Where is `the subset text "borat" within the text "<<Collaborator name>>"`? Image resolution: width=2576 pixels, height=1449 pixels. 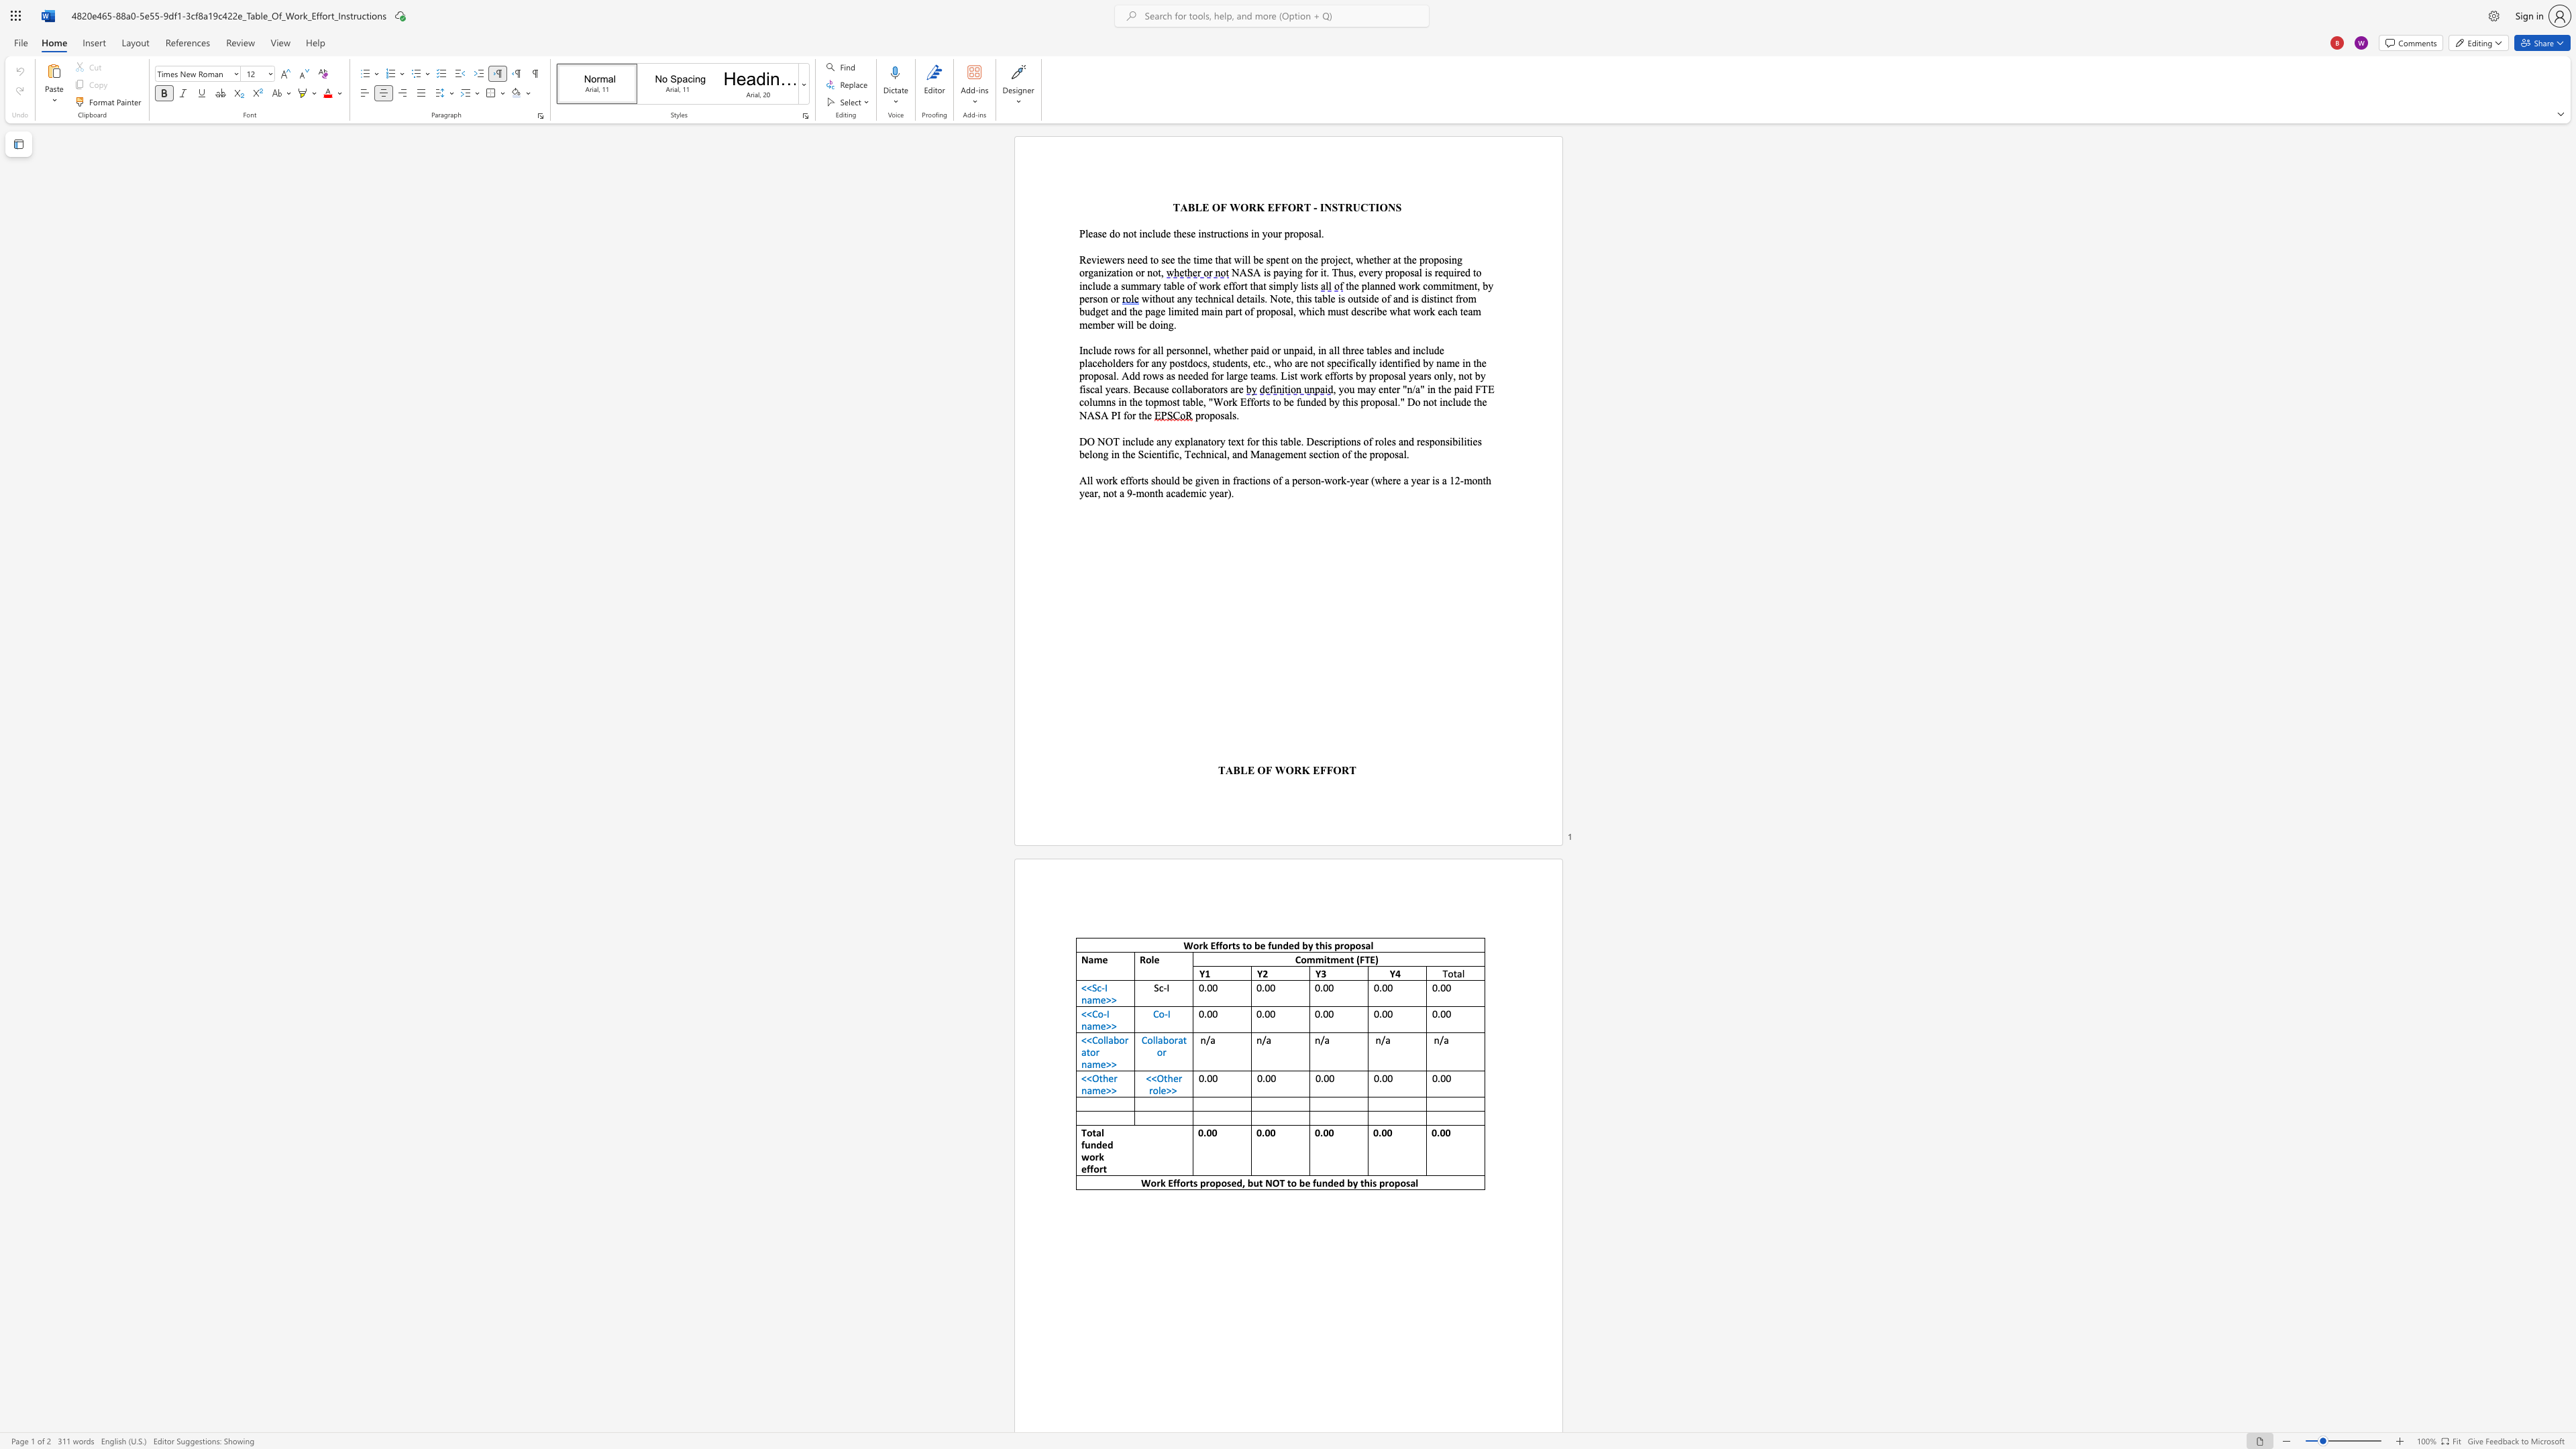 the subset text "borat" within the text "<<Collaborator name>>" is located at coordinates (1114, 1039).